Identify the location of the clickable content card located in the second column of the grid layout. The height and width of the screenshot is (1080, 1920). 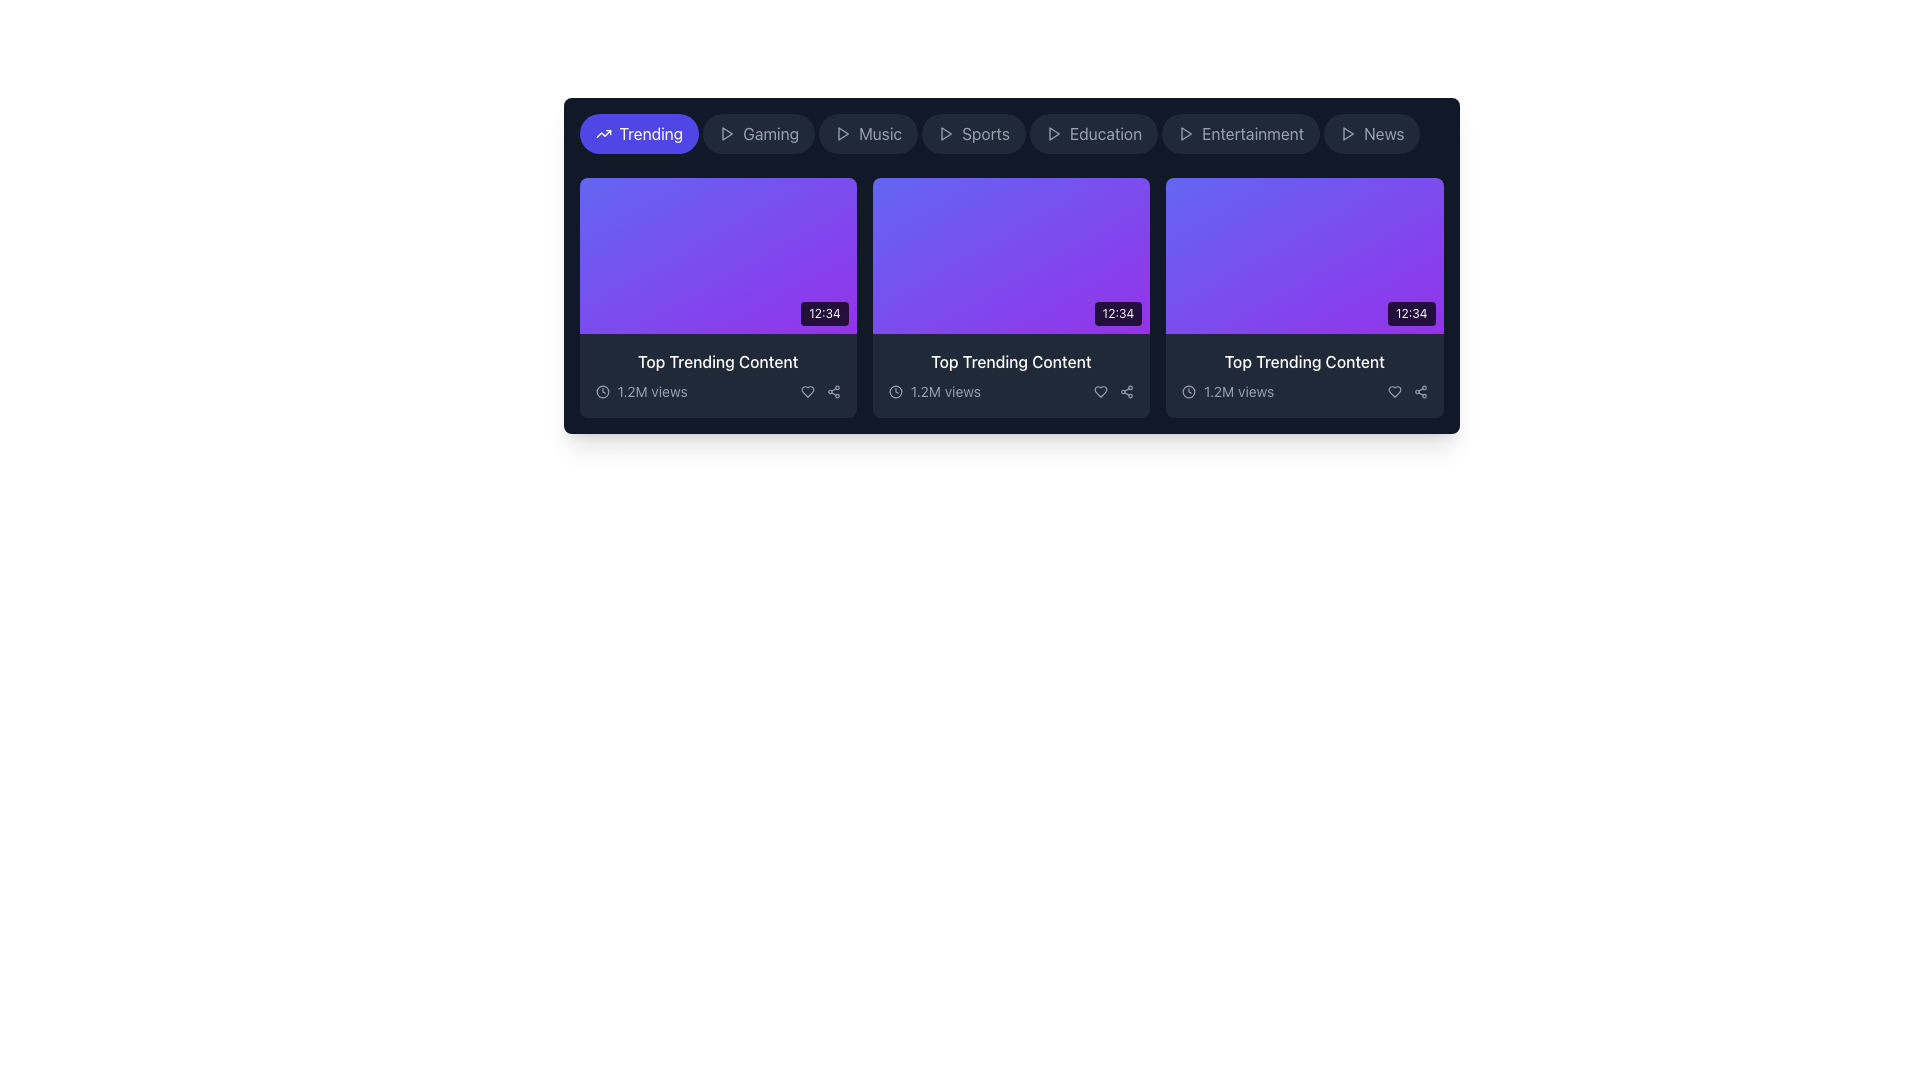
(1011, 297).